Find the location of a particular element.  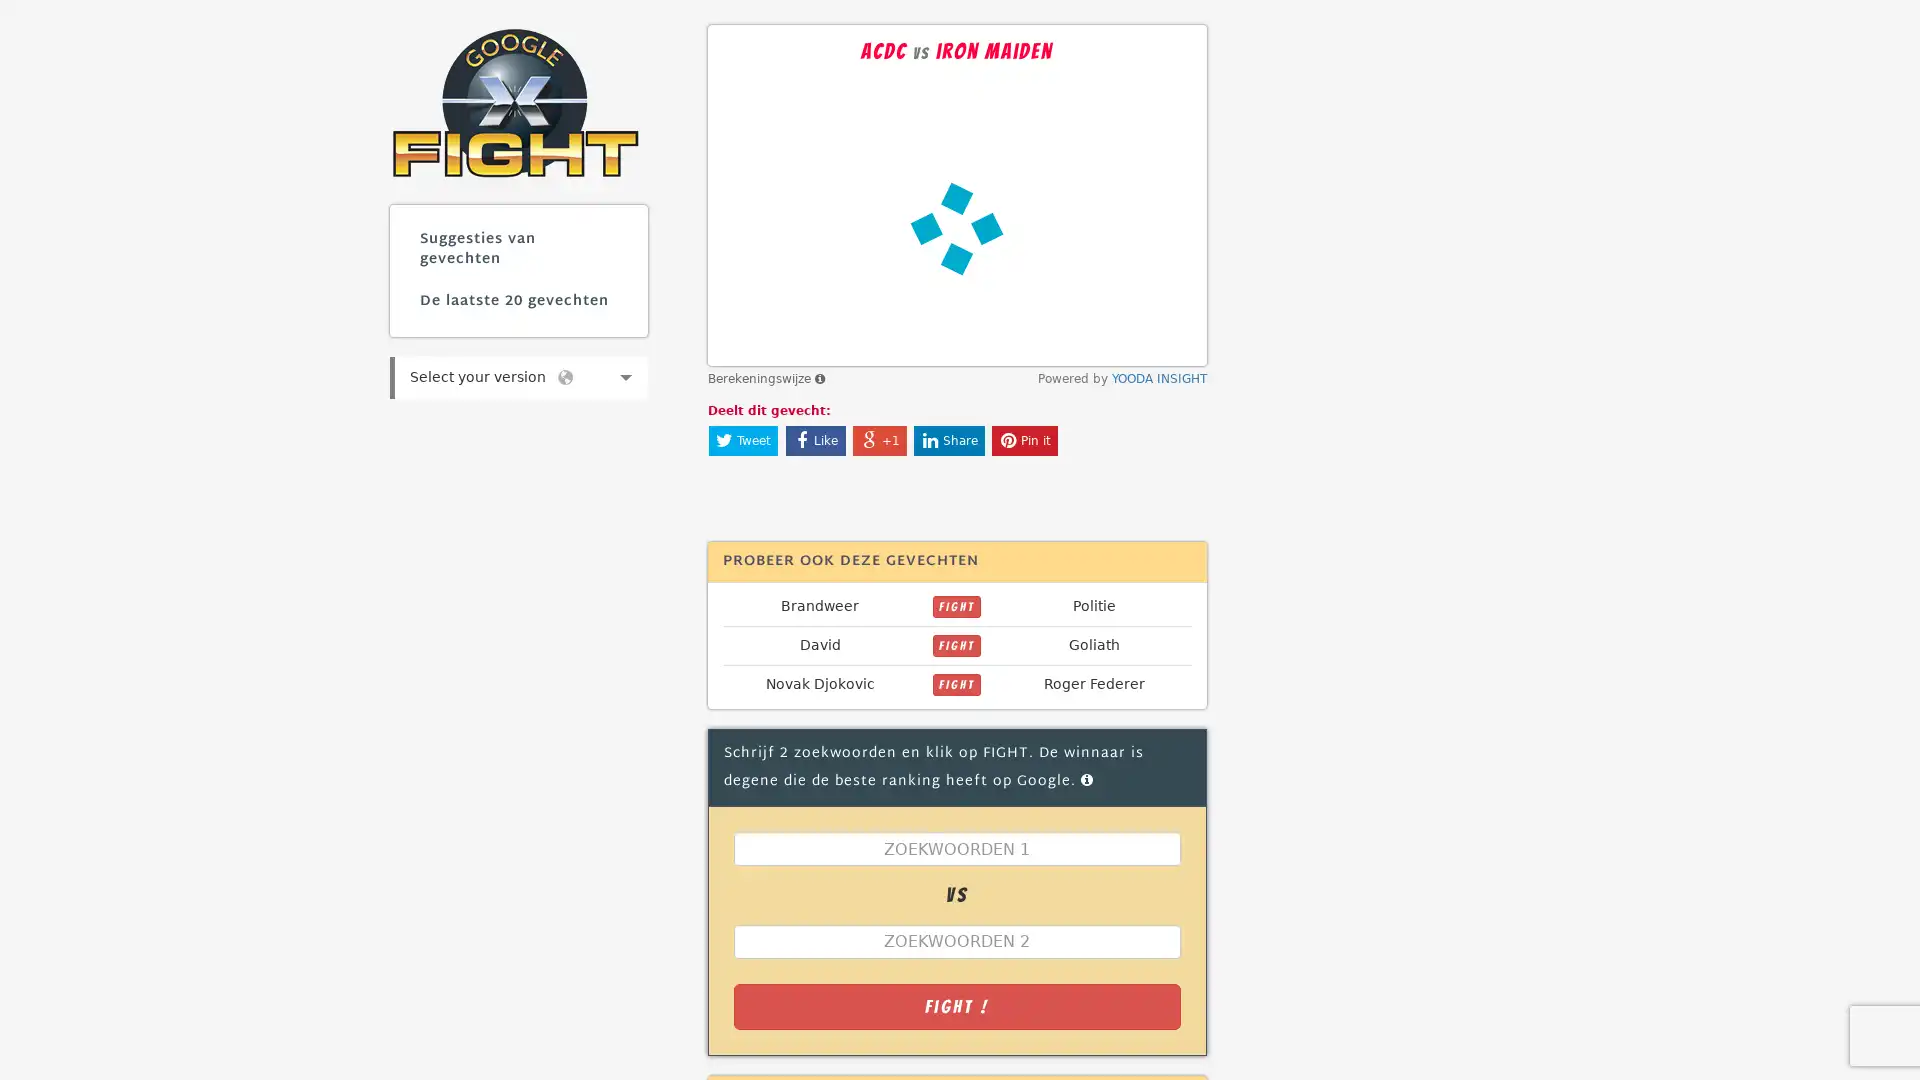

FIGHT is located at coordinates (955, 645).